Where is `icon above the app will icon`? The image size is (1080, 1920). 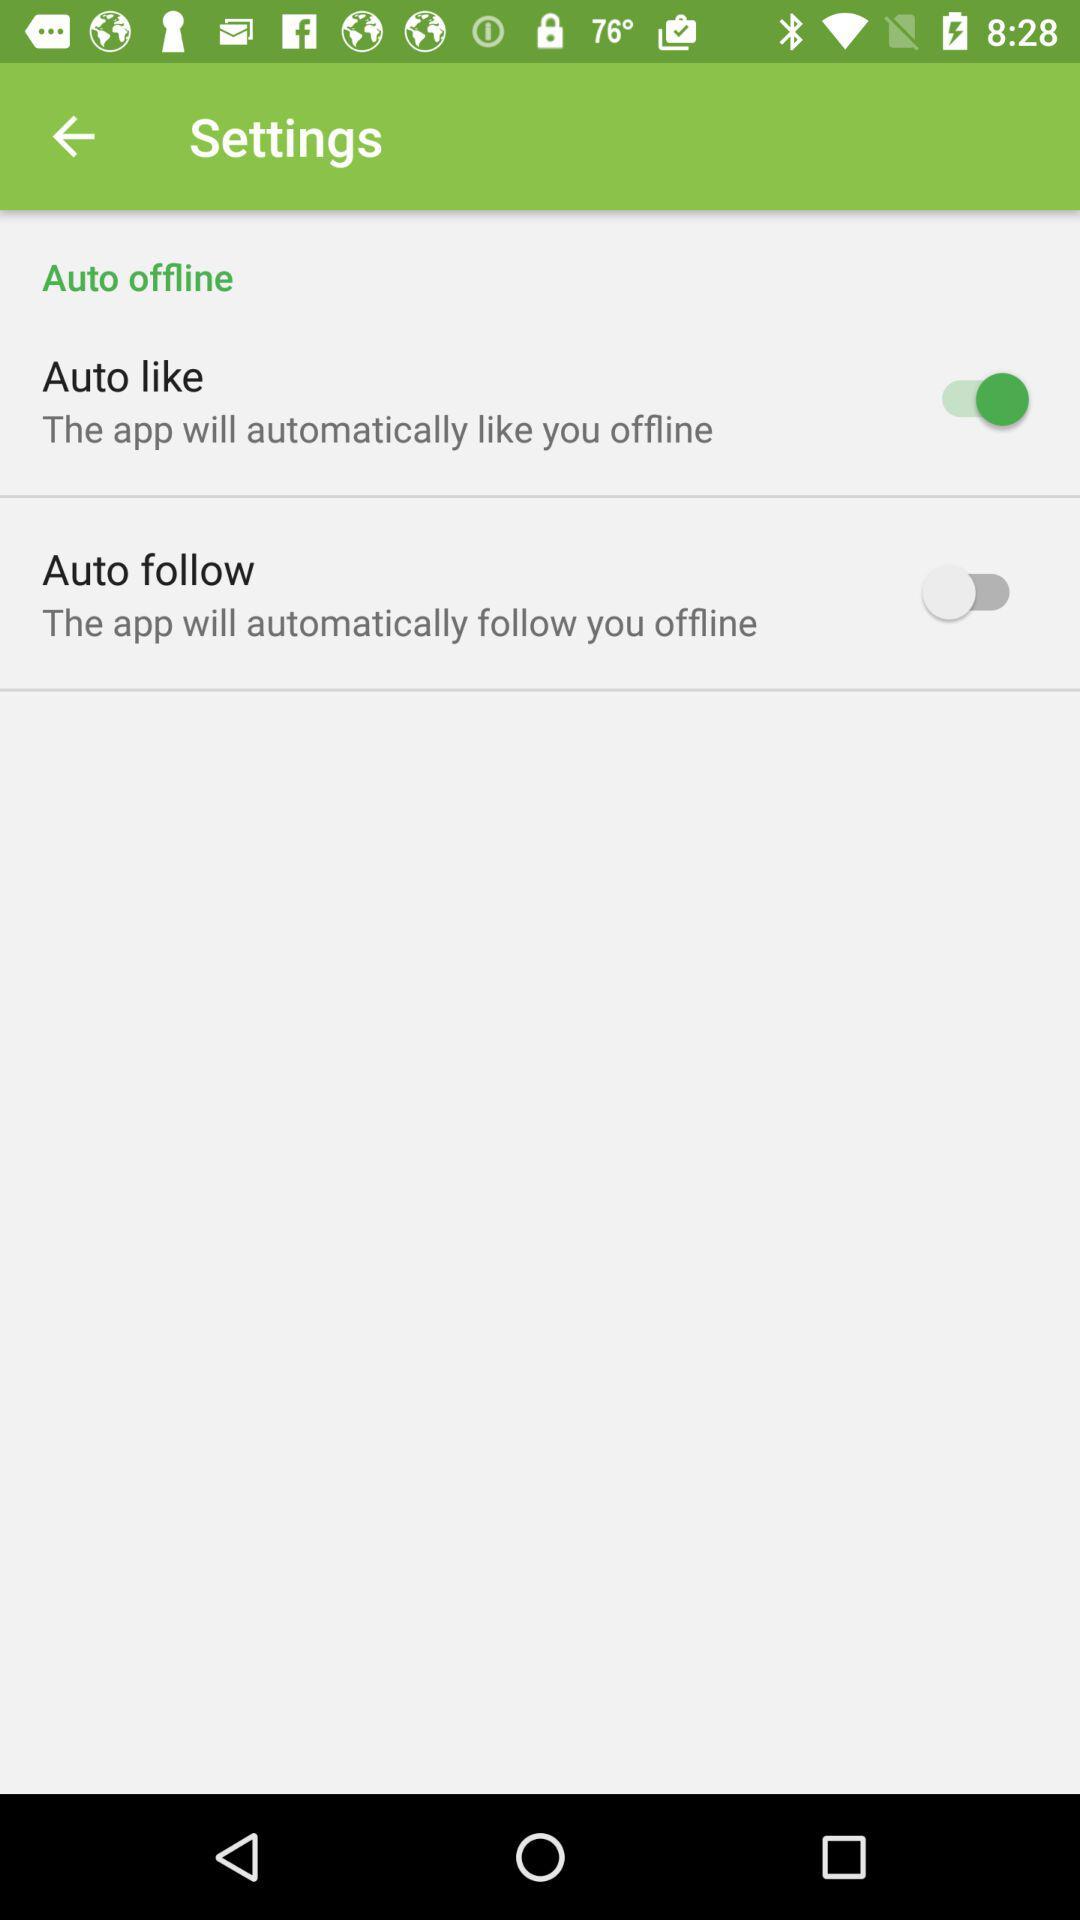 icon above the app will icon is located at coordinates (147, 567).